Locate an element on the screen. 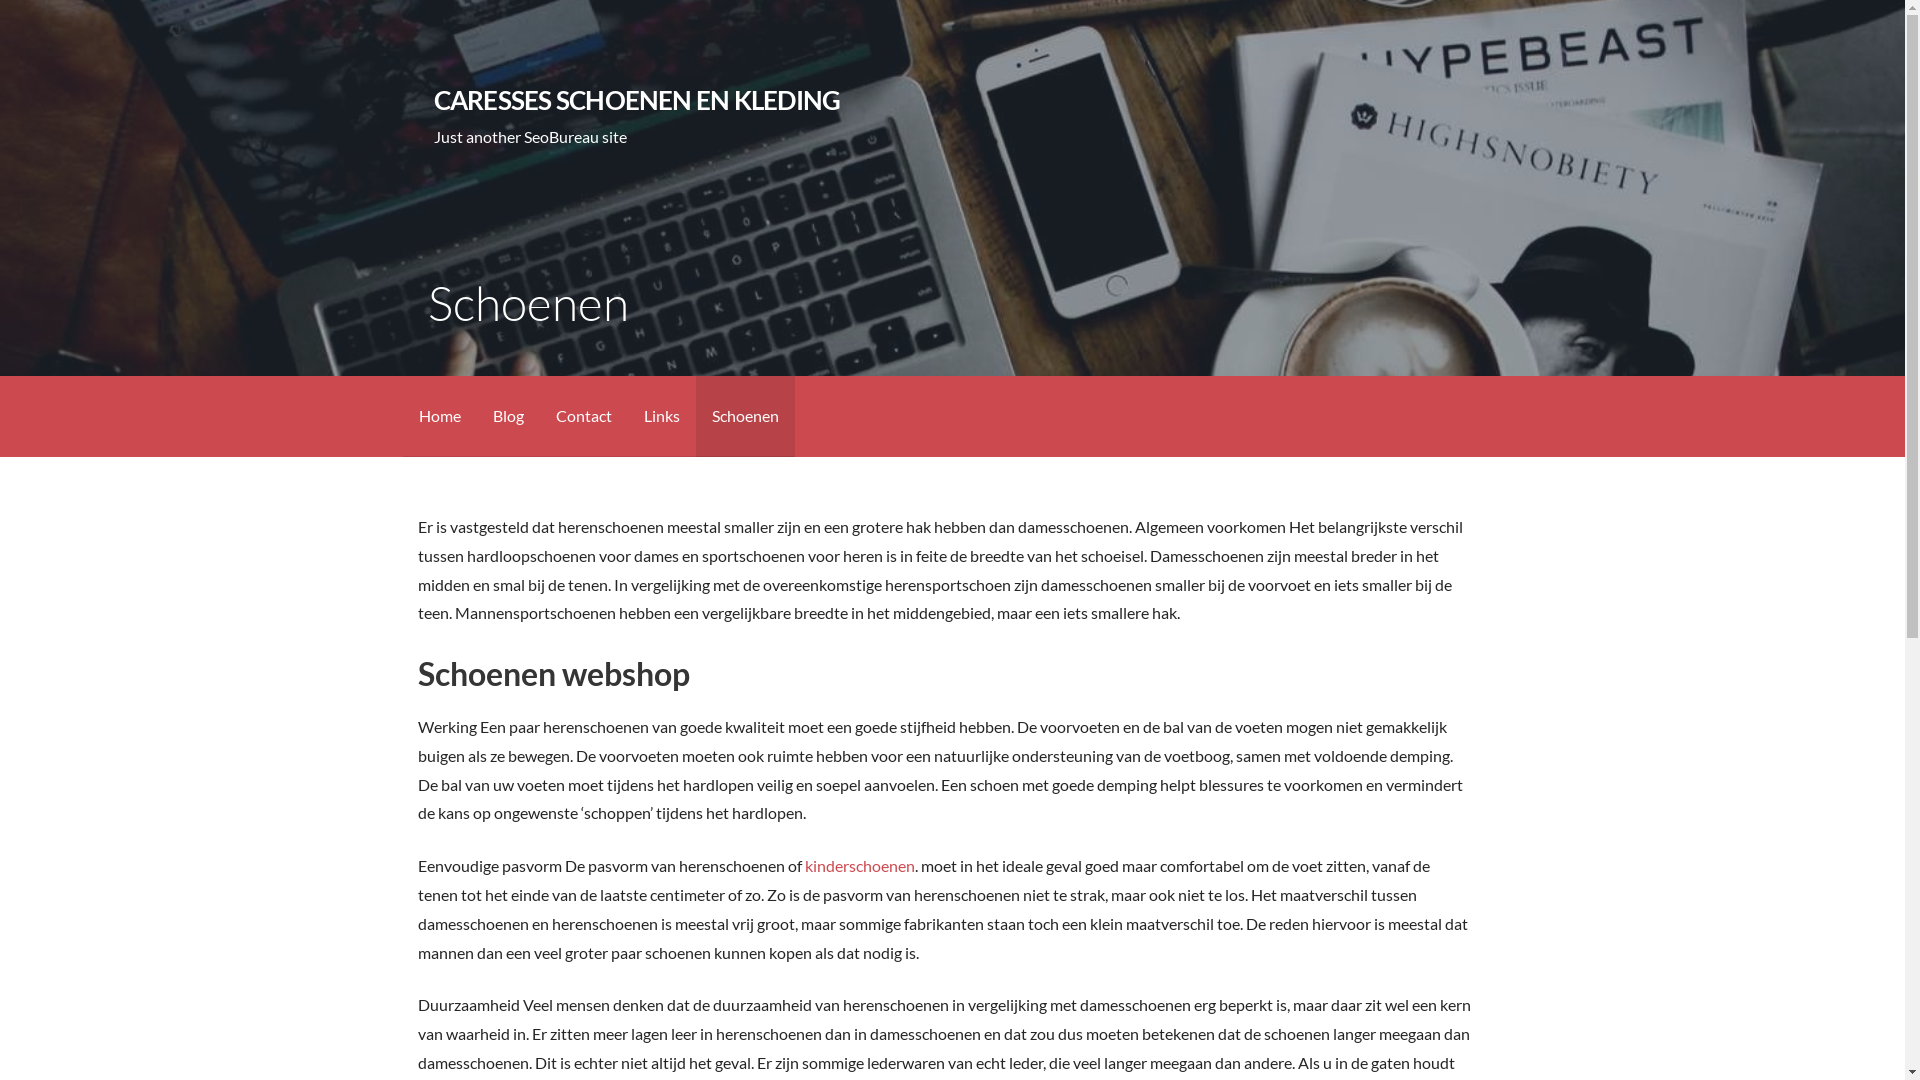  'Contact' is located at coordinates (539, 415).